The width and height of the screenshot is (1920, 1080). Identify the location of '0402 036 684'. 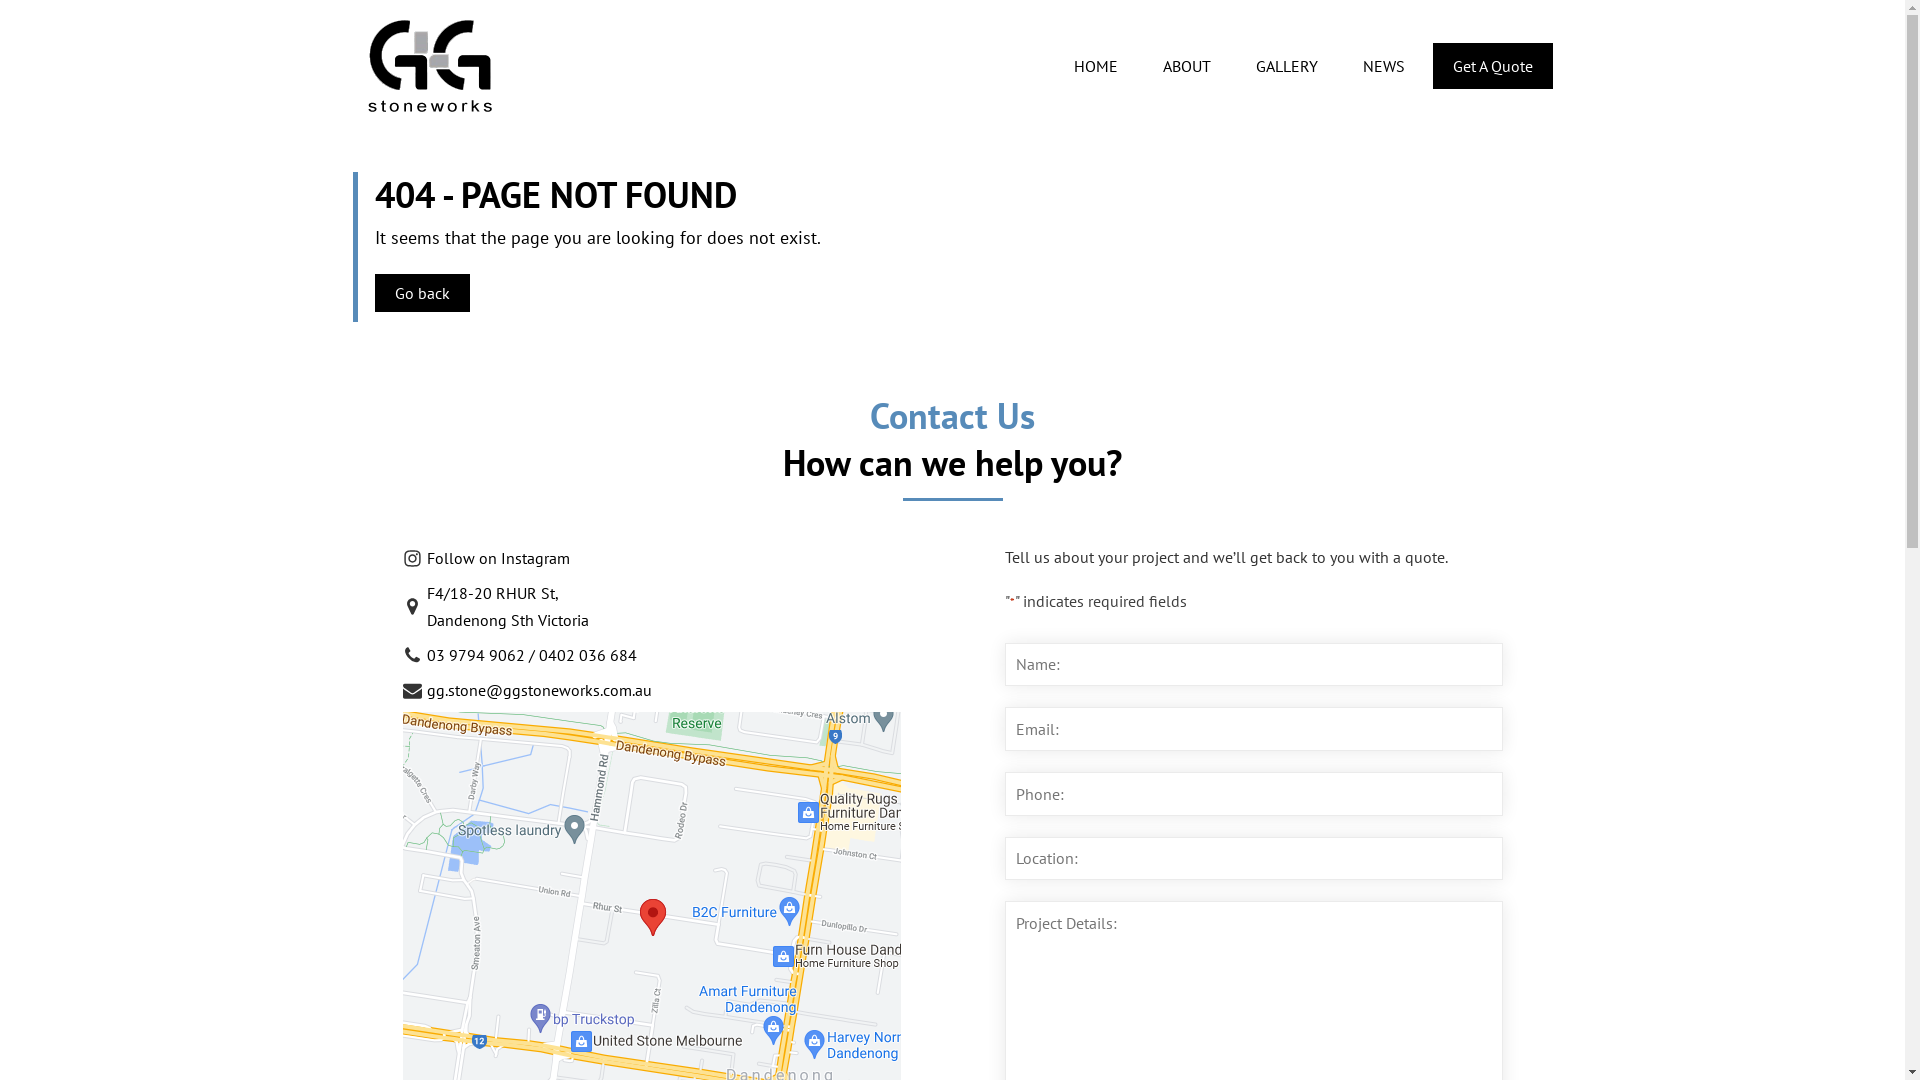
(537, 655).